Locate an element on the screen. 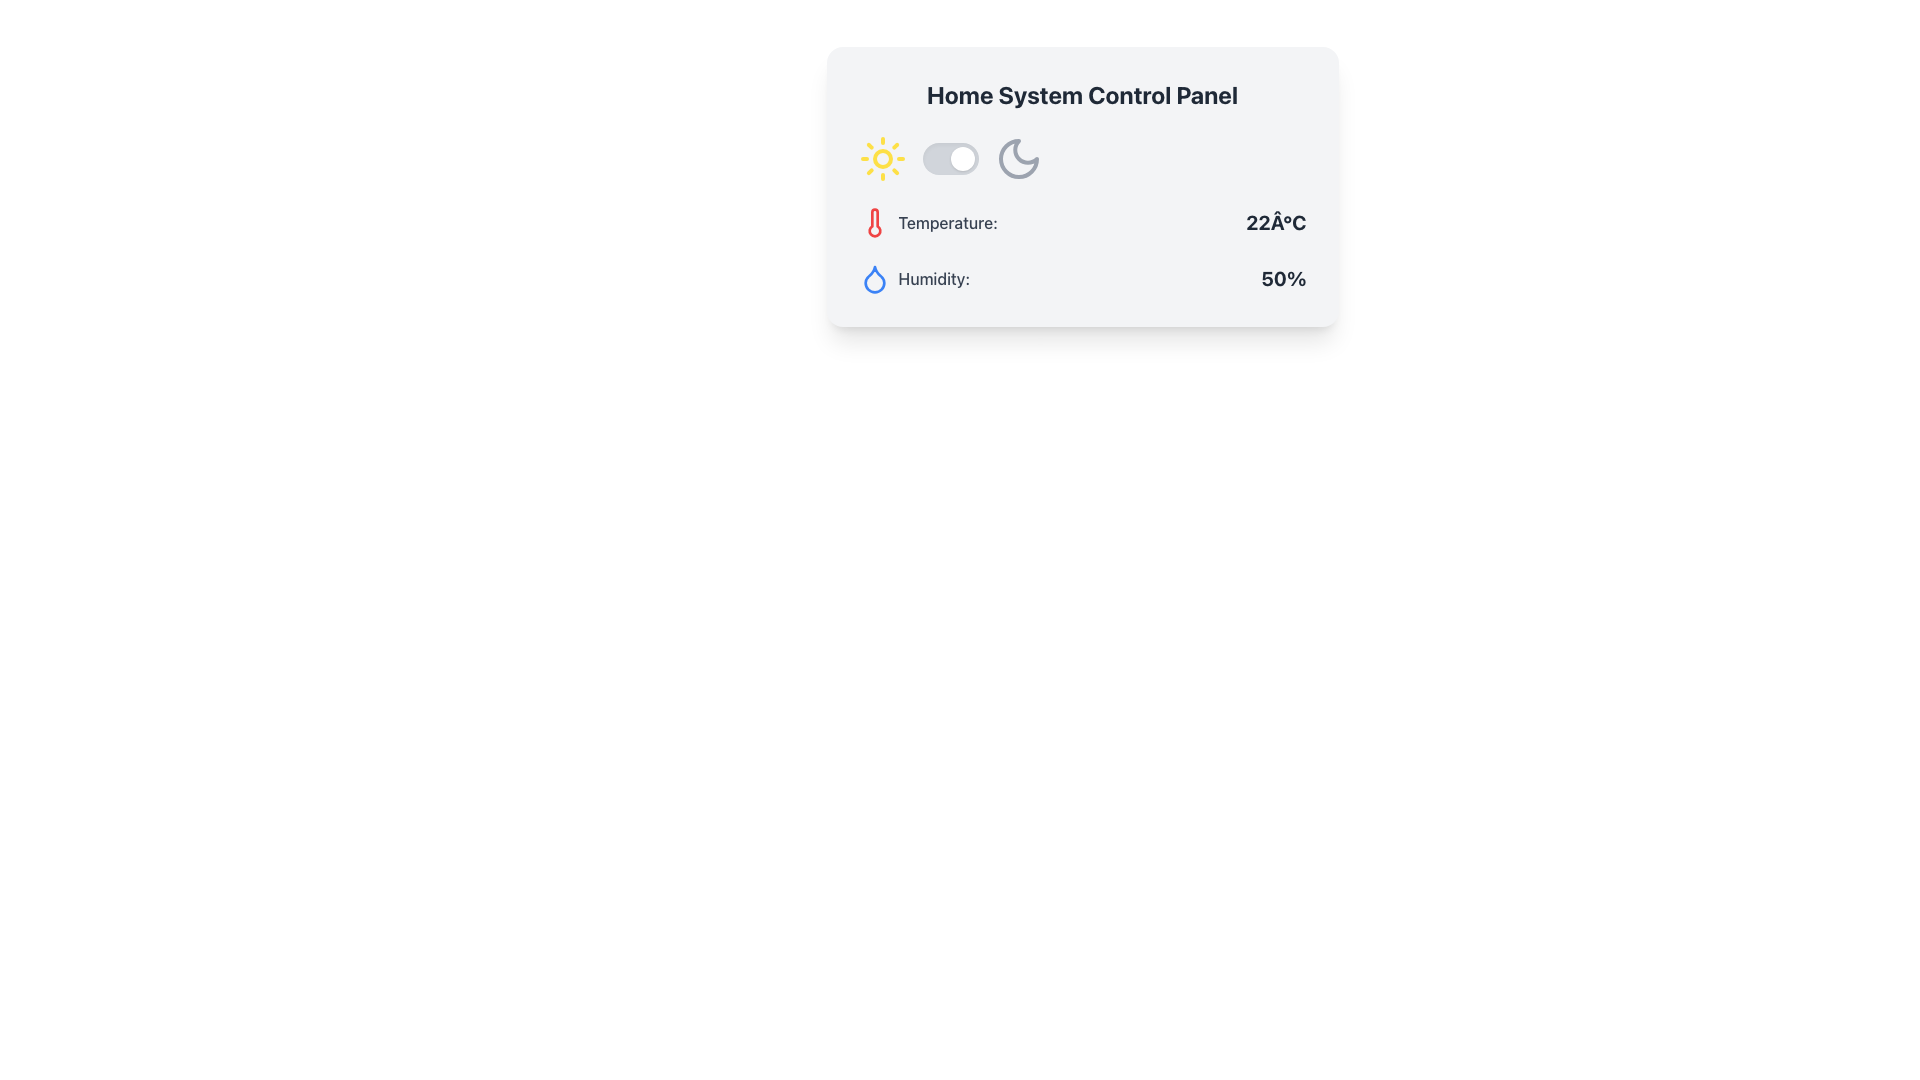 This screenshot has width=1920, height=1080. the humidity level display element, which is the second entry in a horizontally aligned group, providing non-interactive information about current humidity levels is located at coordinates (1081, 278).